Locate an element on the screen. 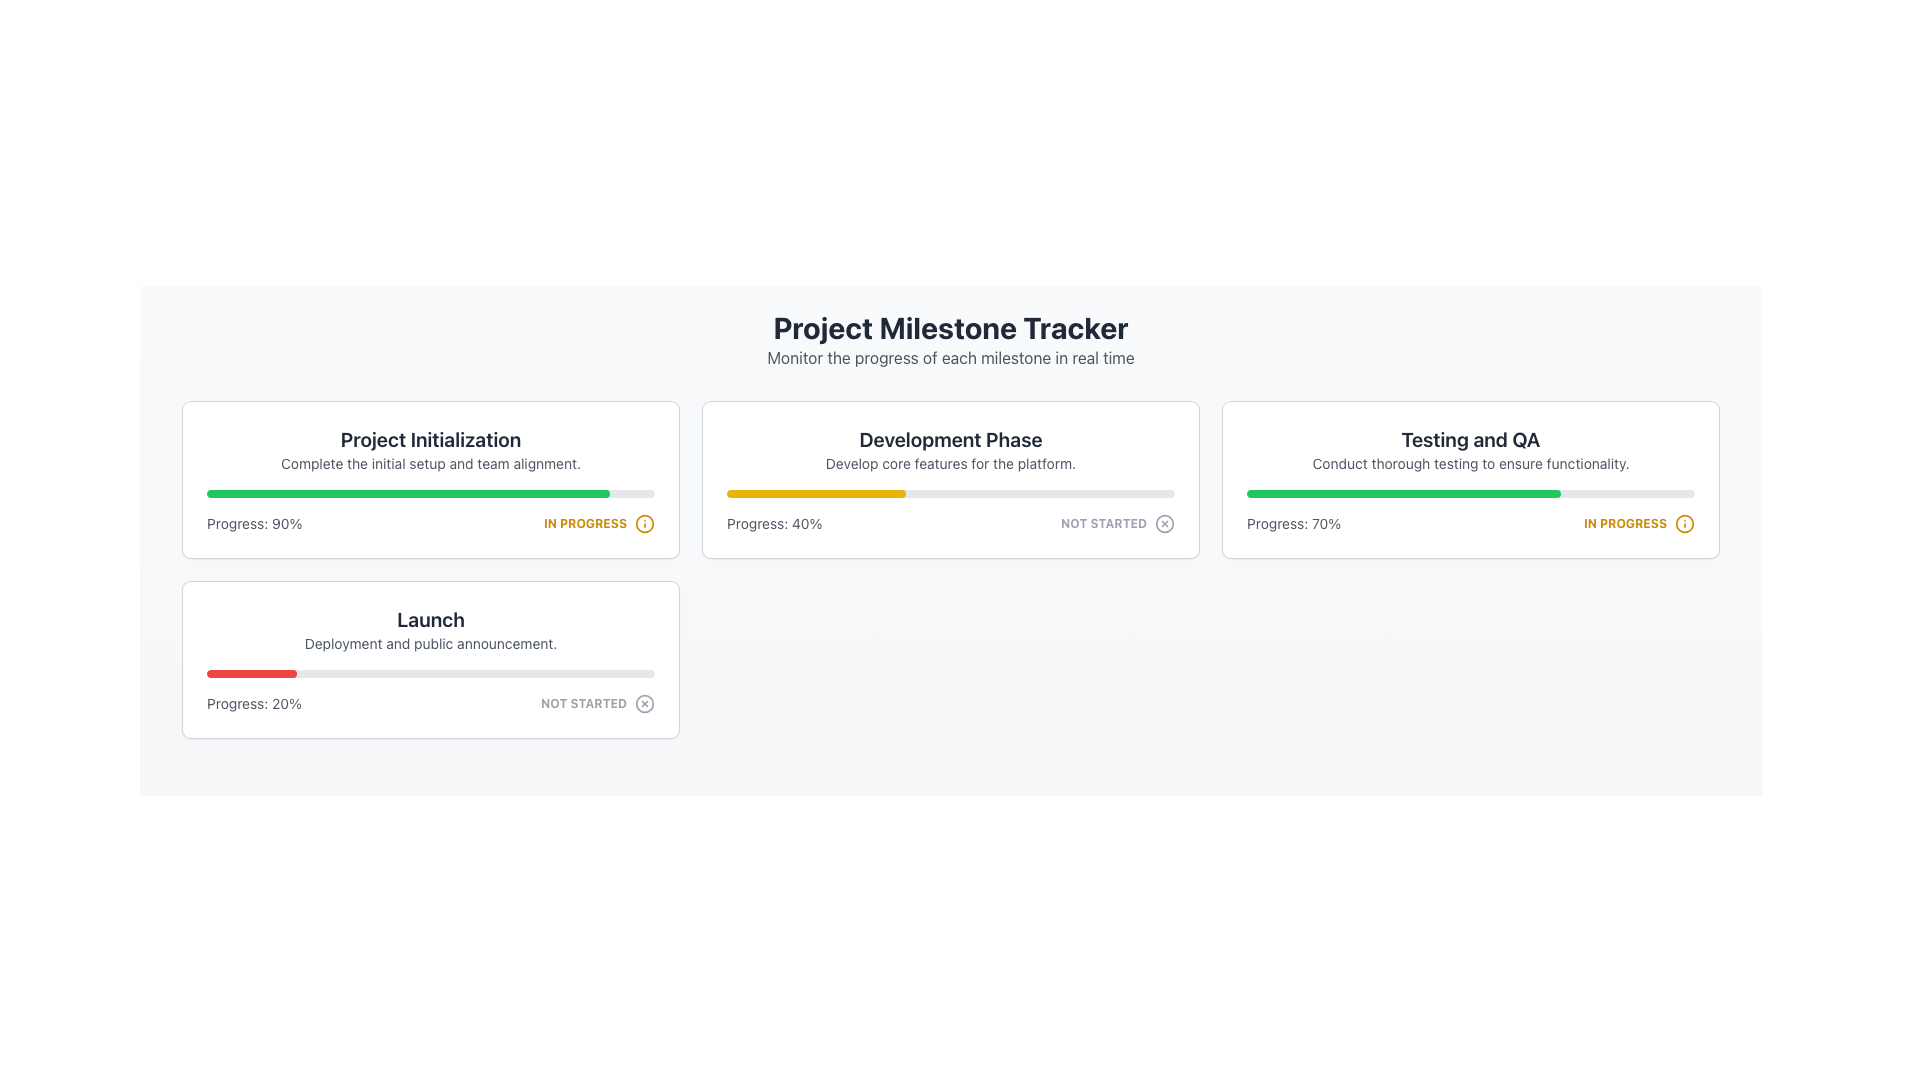 The width and height of the screenshot is (1920, 1080). text from the header that says 'Project Milestone Tracker', which is a bold, large, dark gray text centered at the top of the content section is located at coordinates (949, 326).